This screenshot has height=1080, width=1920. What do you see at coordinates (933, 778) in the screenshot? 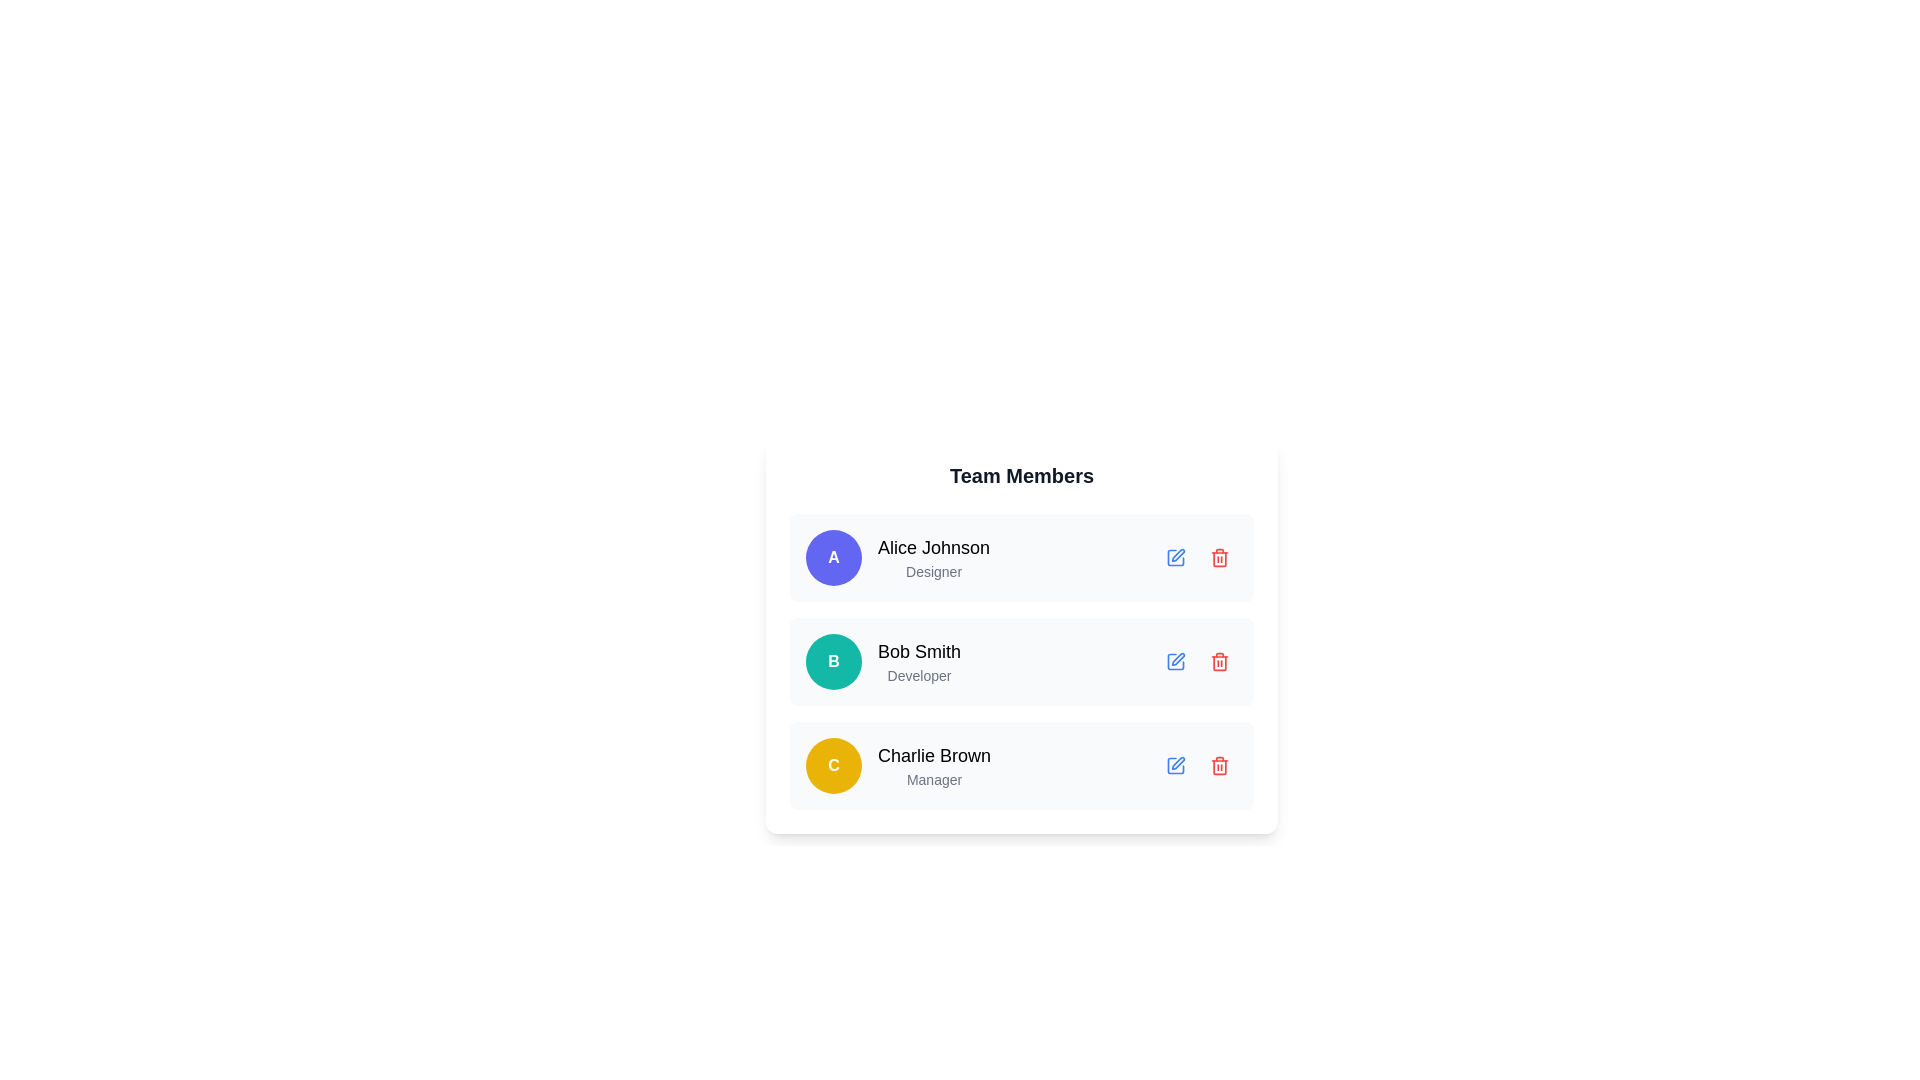
I see `the text label displaying 'Manager' which is positioned centrally beneath the 'Charlie Brown' text label in the 'Team Members' section` at bounding box center [933, 778].